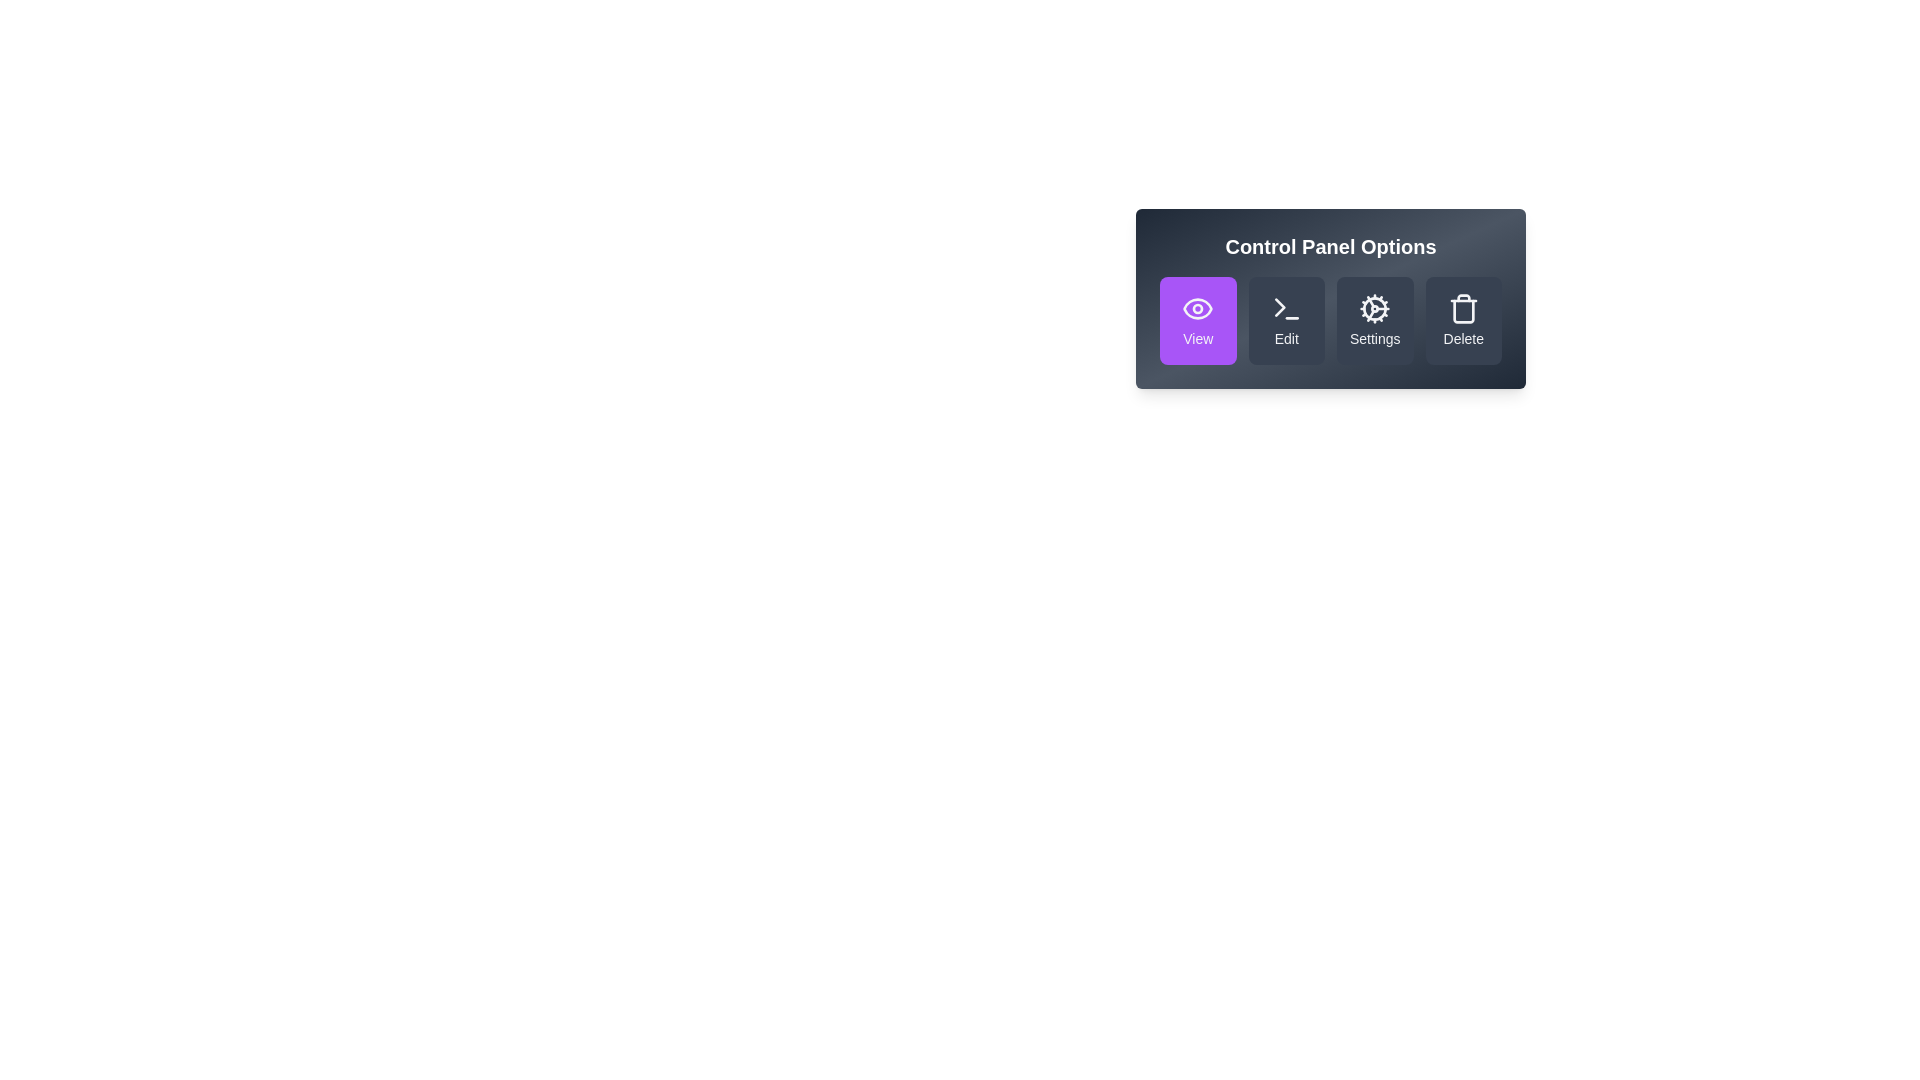 The width and height of the screenshot is (1920, 1080). I want to click on the delete button located at the far right of the control panel, so click(1463, 319).